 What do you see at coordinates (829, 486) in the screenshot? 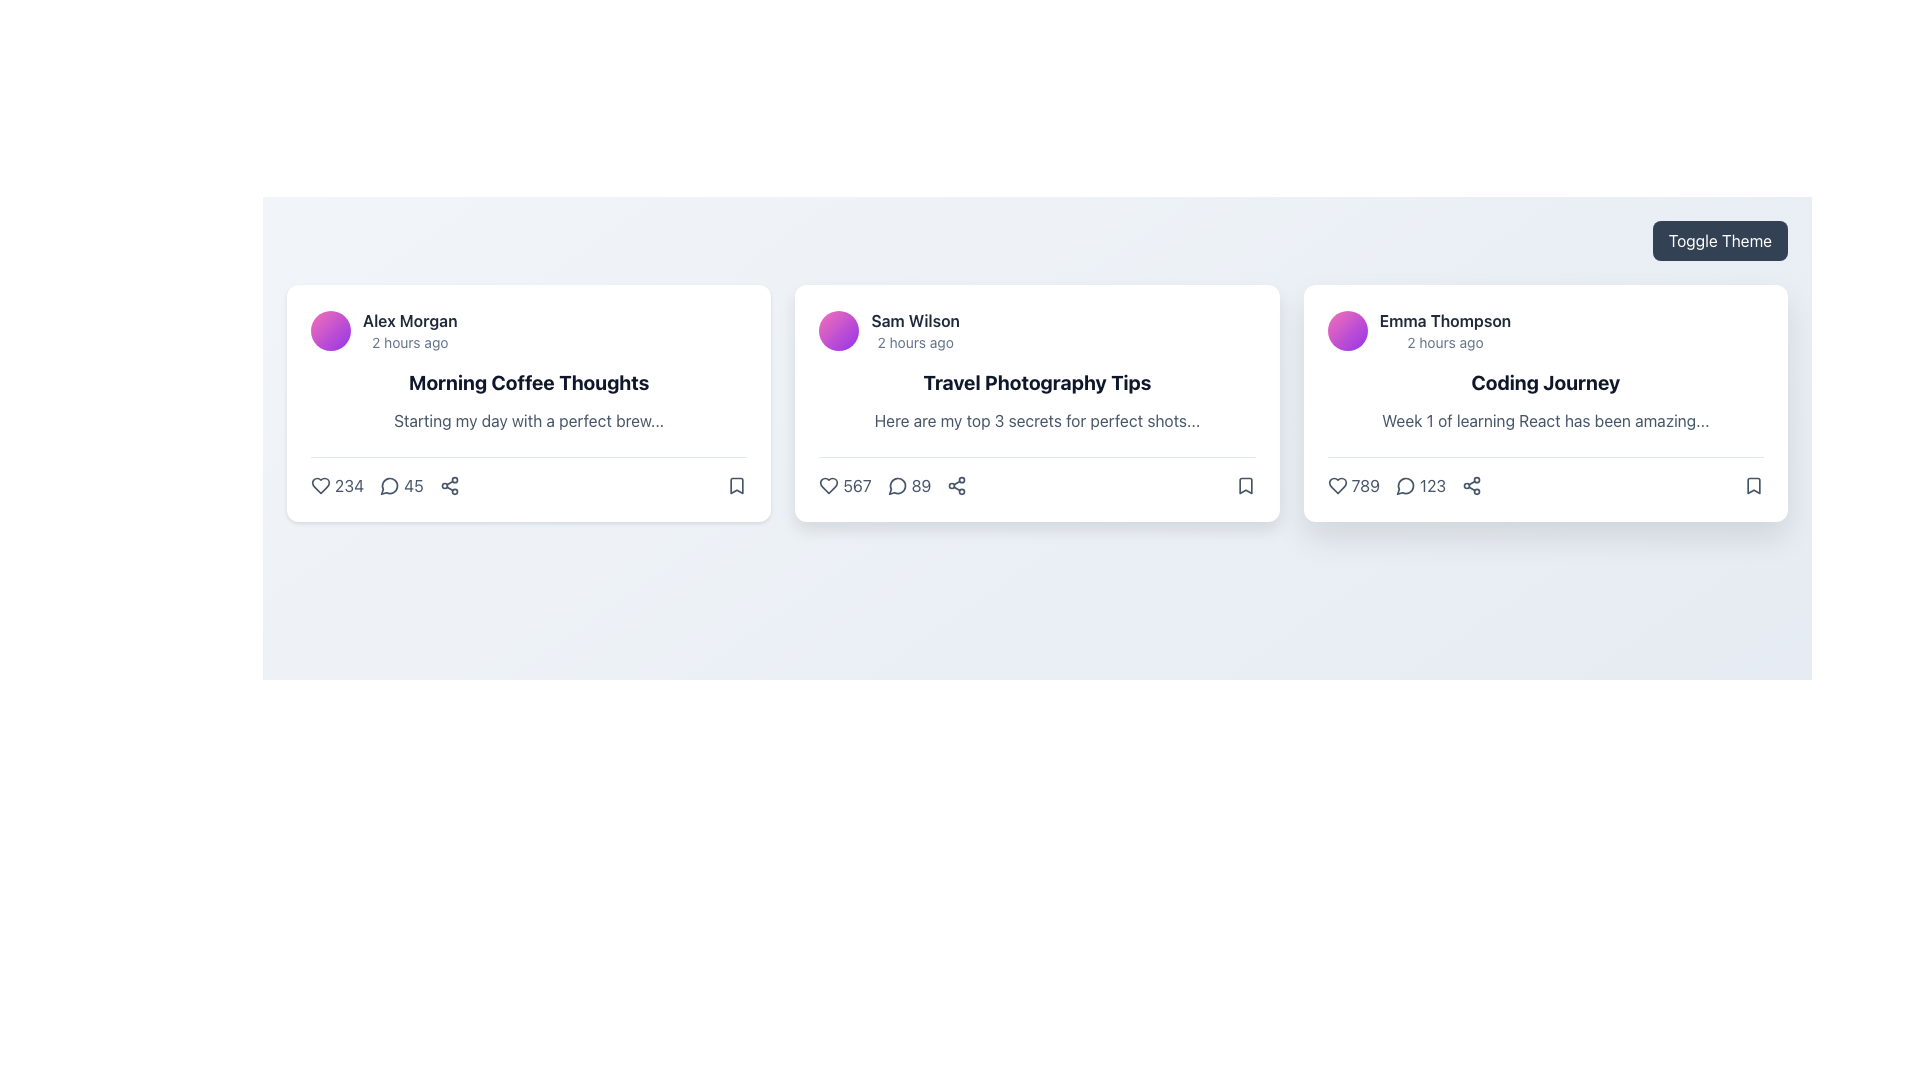
I see `the 'like' button located in the lower section of the middle card` at bounding box center [829, 486].